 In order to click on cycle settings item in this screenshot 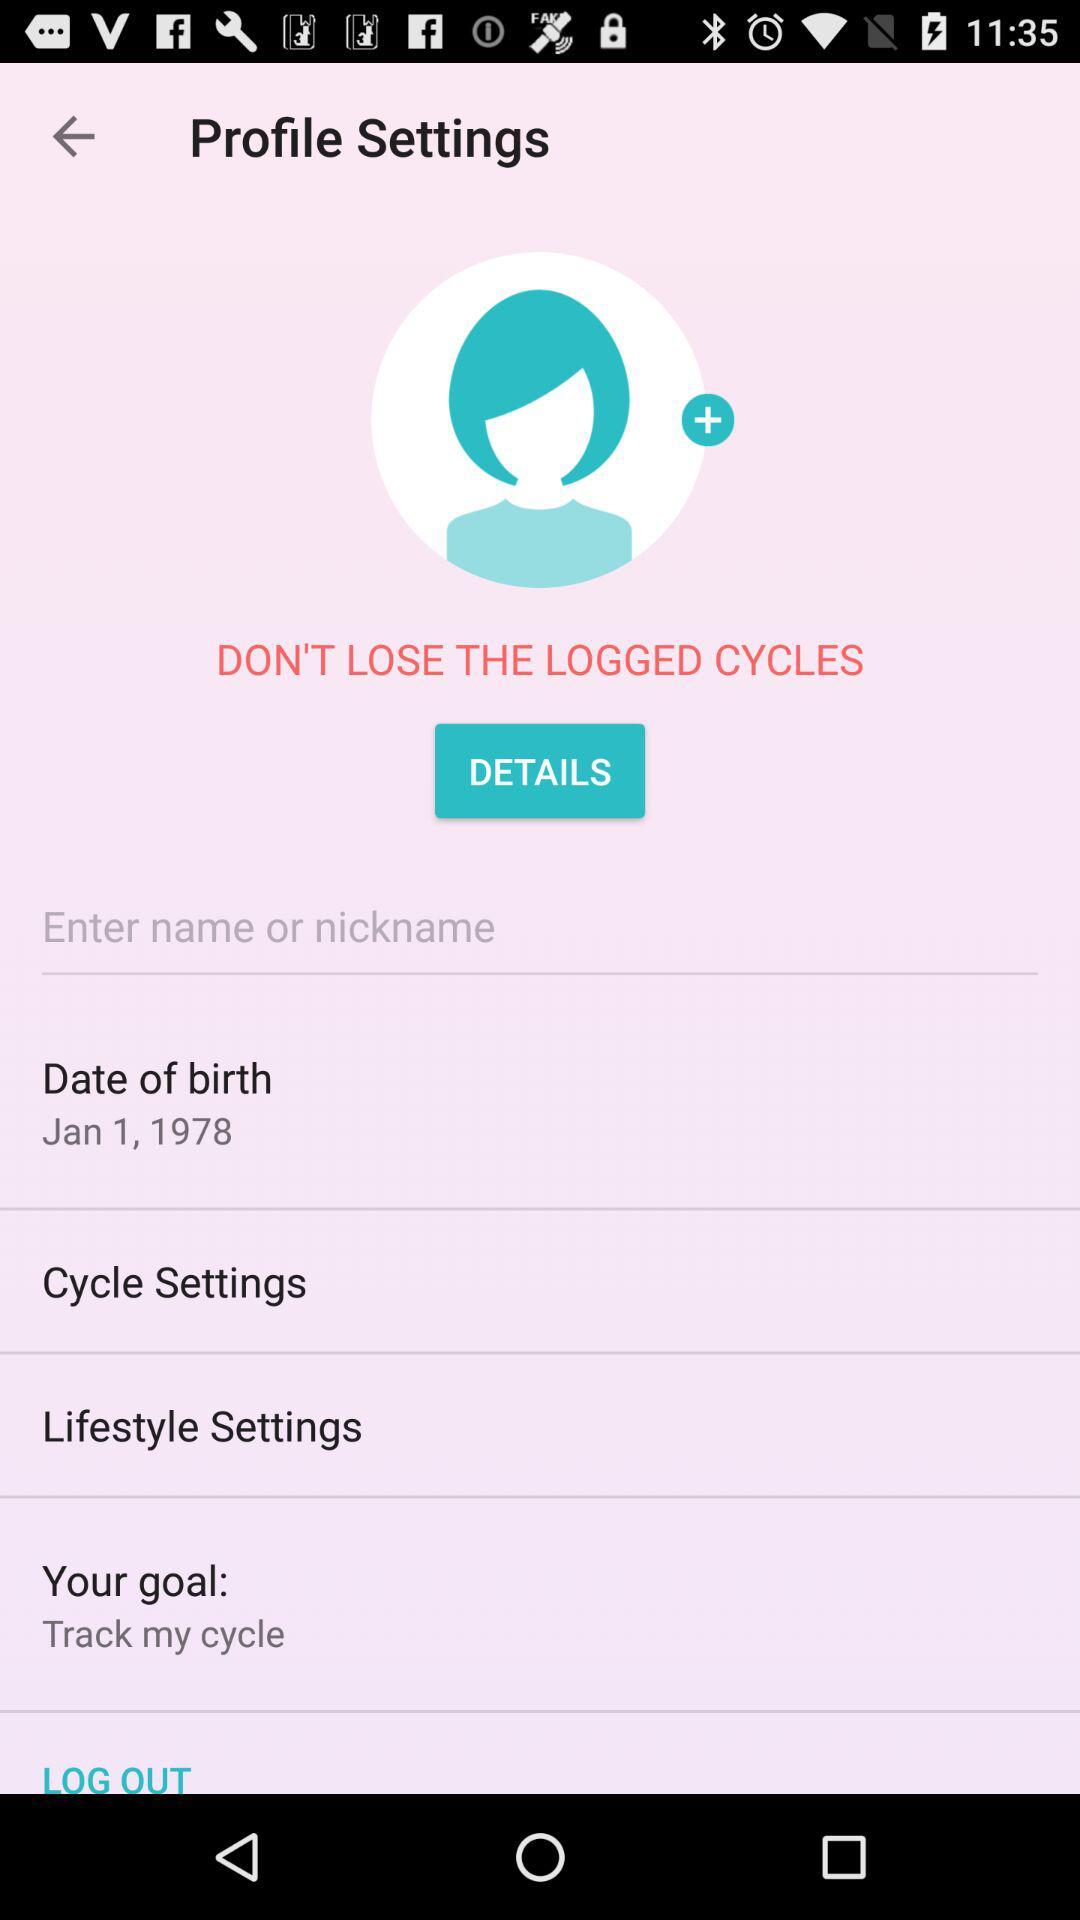, I will do `click(540, 1281)`.